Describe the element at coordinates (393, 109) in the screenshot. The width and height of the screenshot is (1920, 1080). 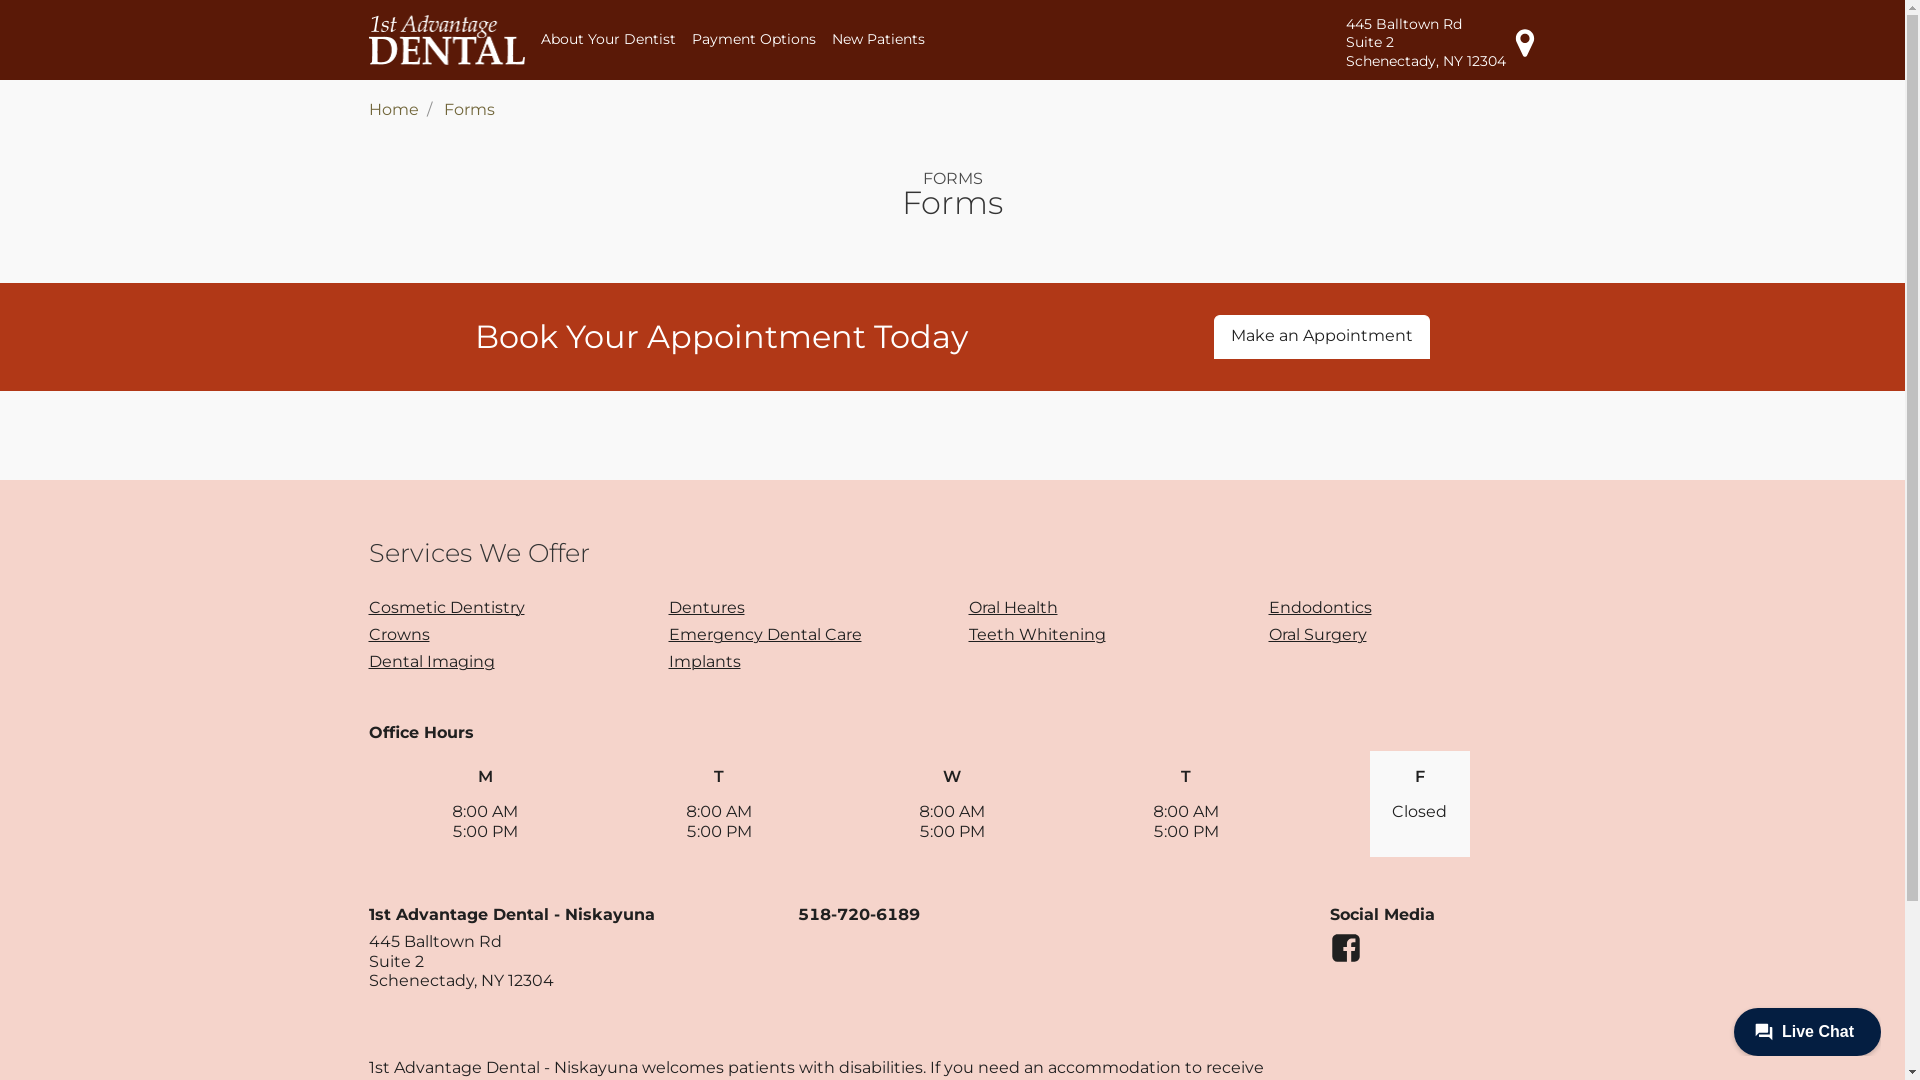
I see `'Home'` at that location.